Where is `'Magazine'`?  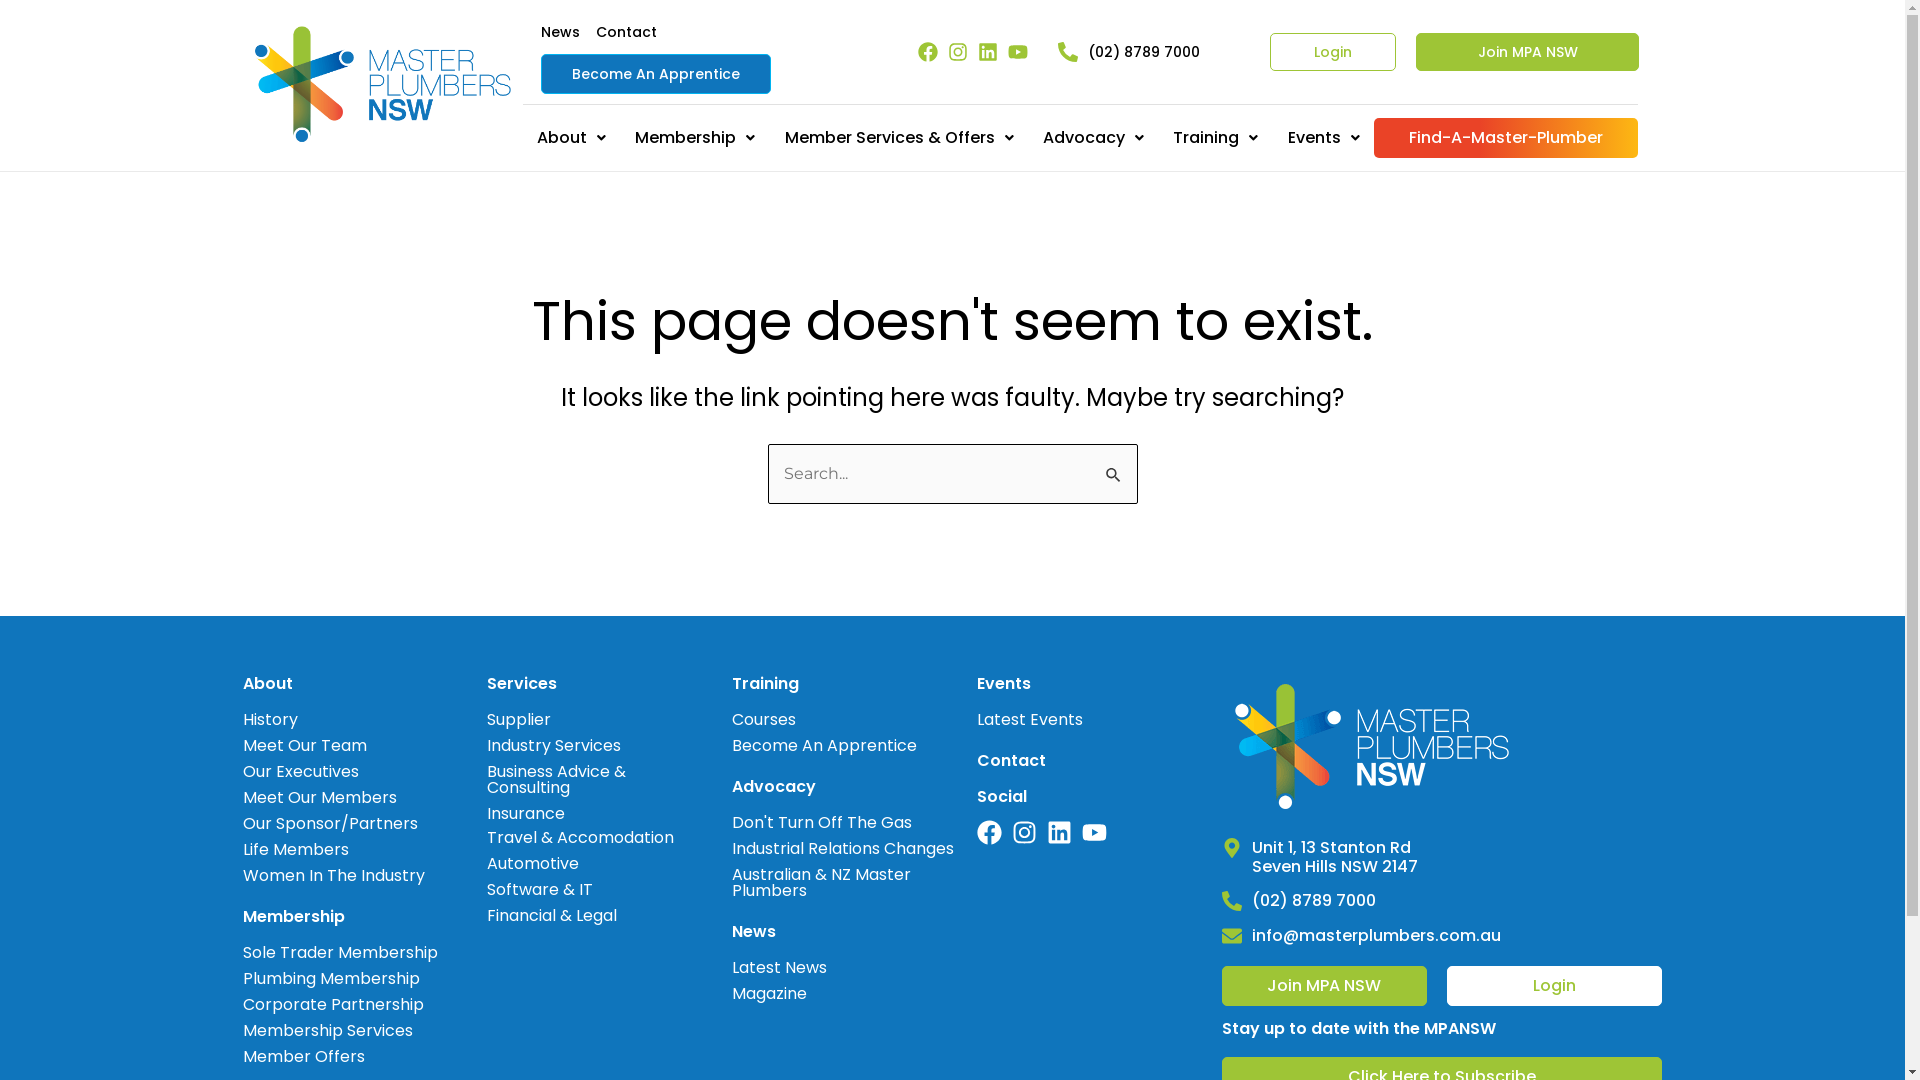
'Magazine' is located at coordinates (778, 994).